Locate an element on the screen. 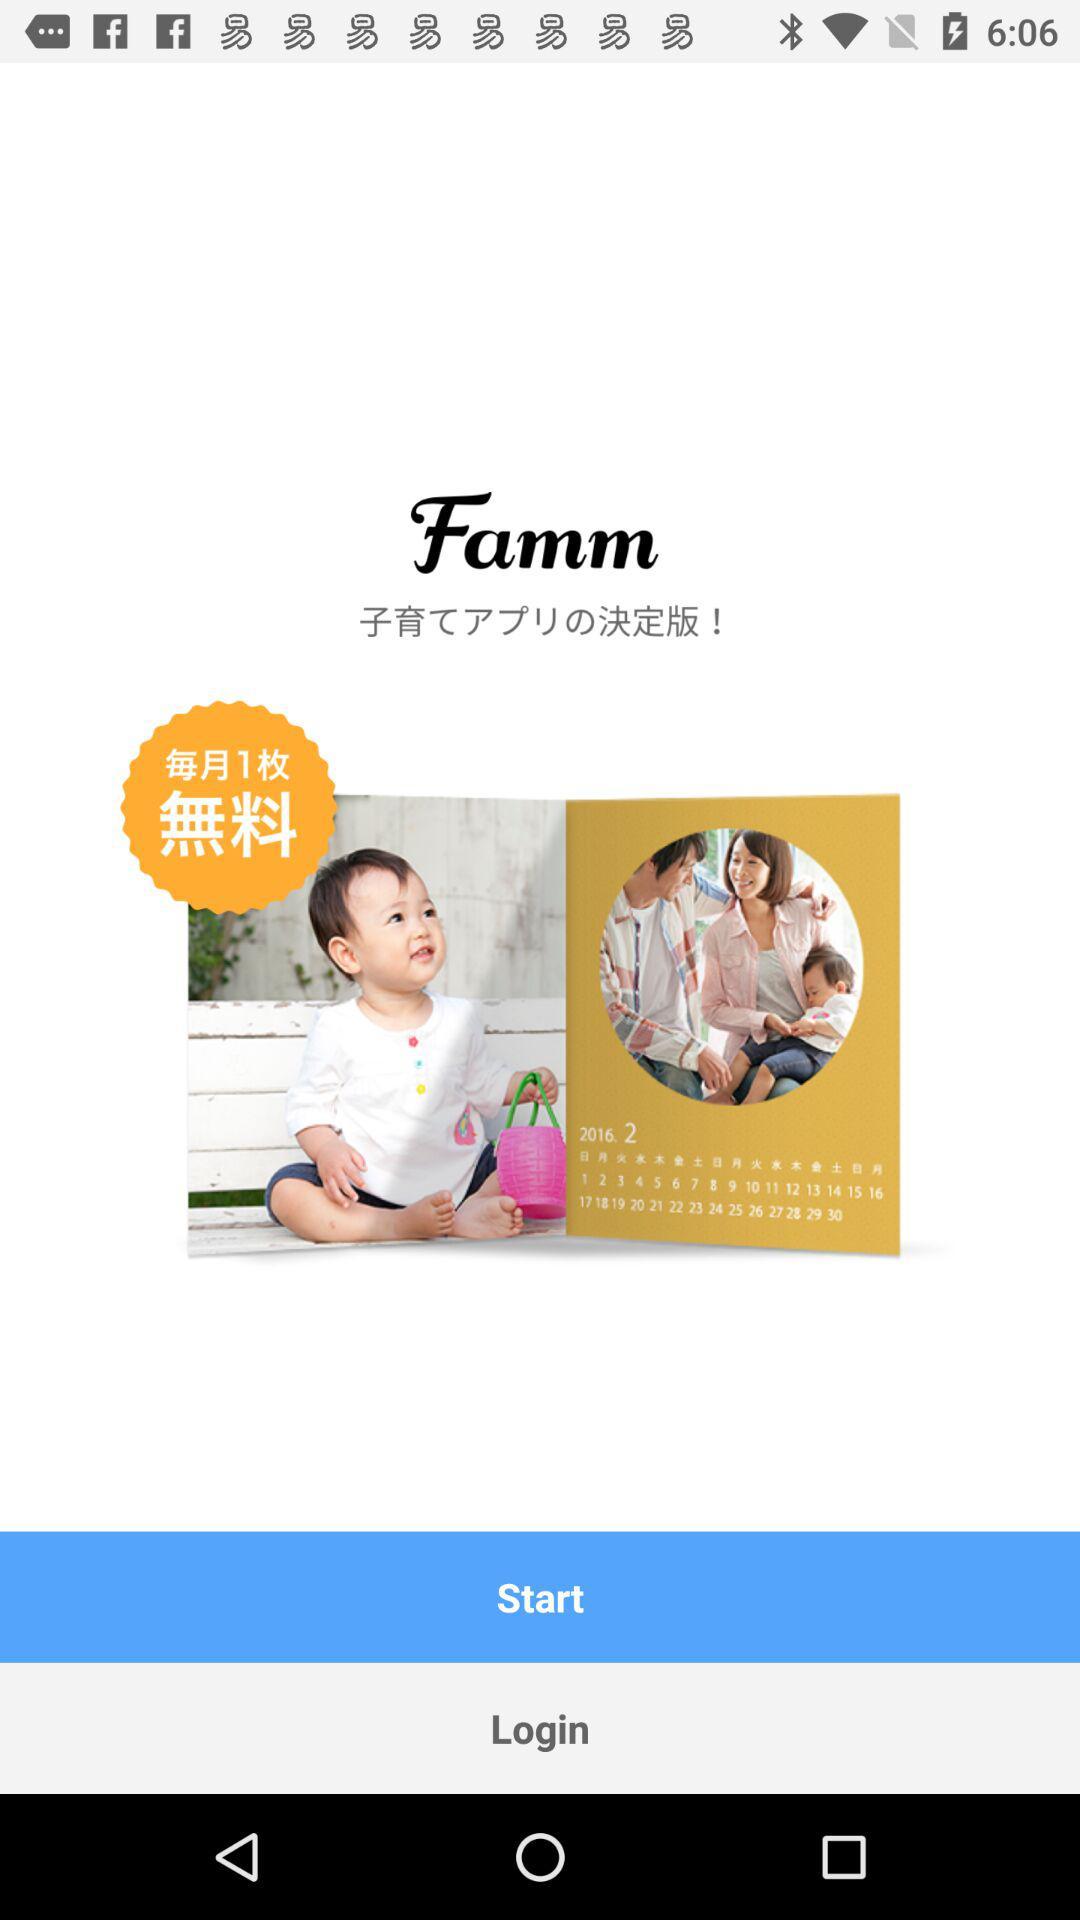 The height and width of the screenshot is (1920, 1080). item below the start item is located at coordinates (540, 1727).